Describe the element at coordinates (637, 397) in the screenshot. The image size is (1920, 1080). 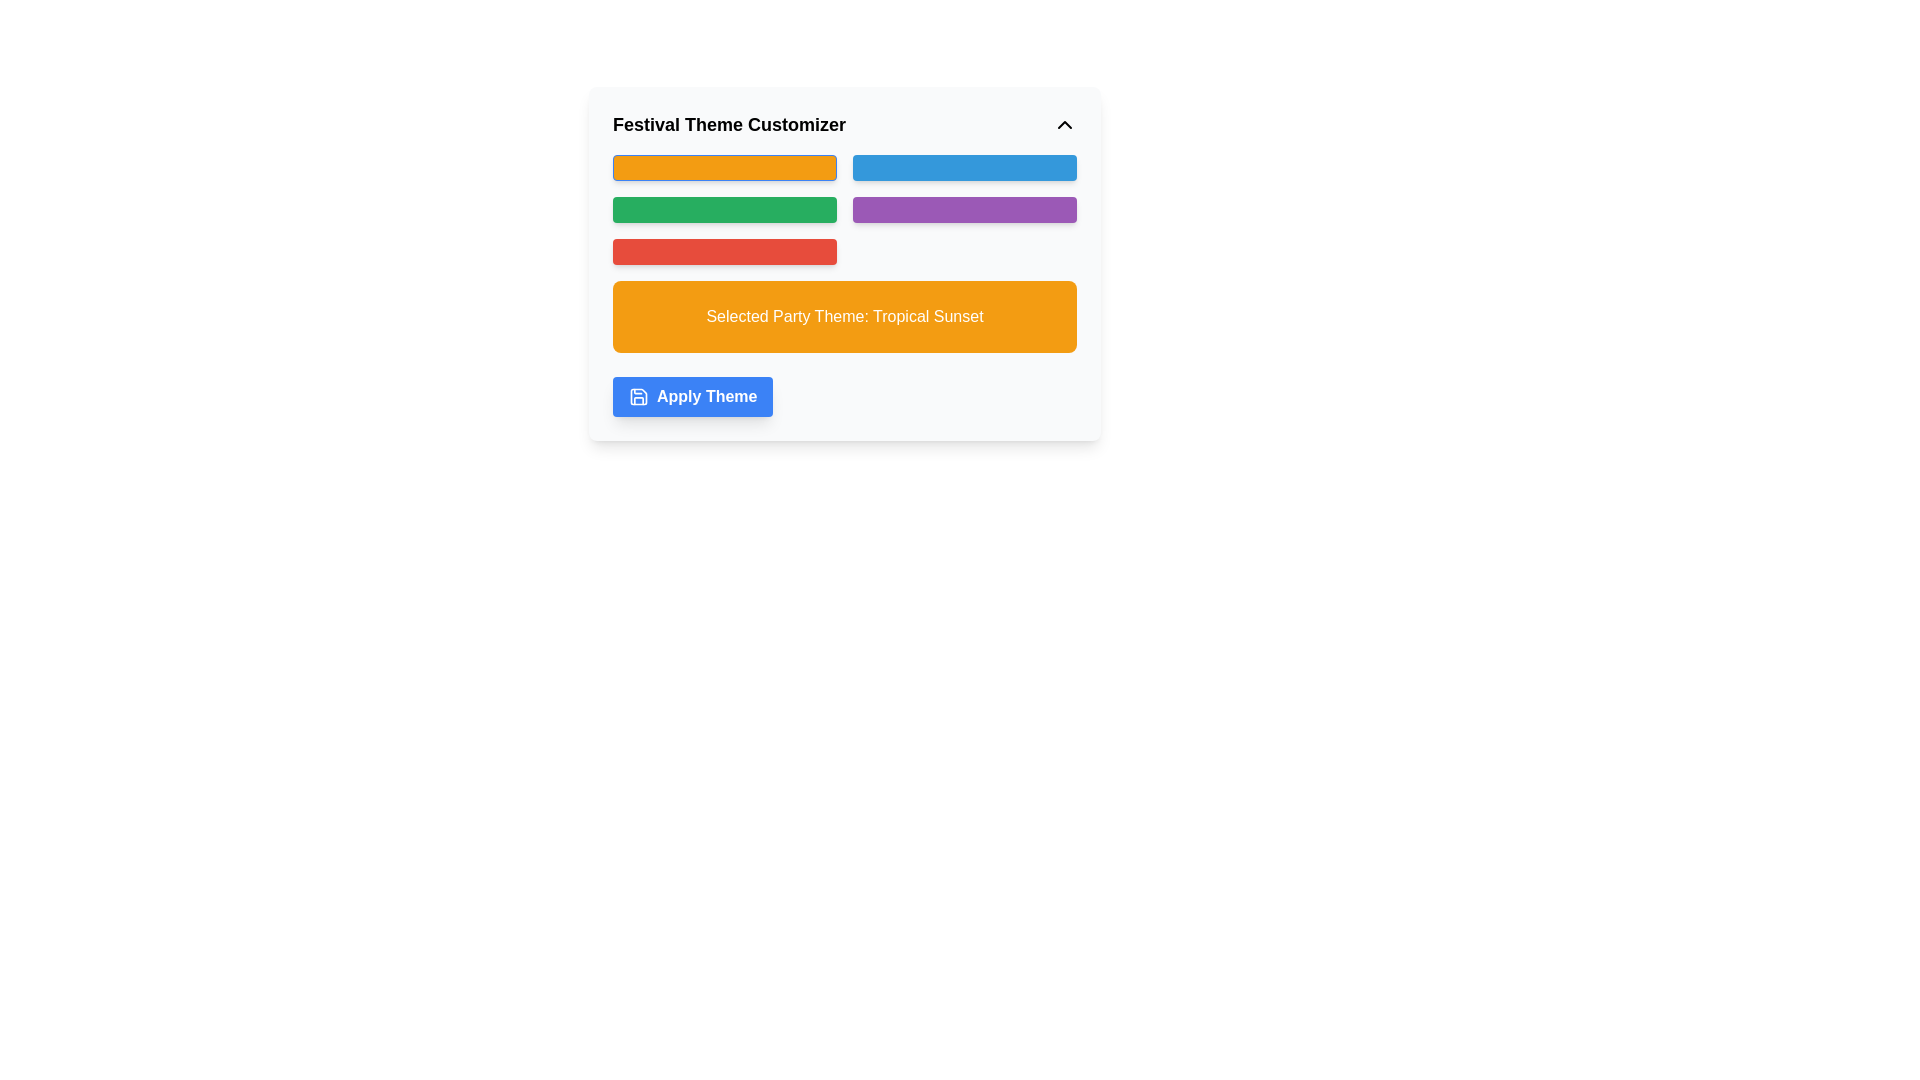
I see `the 'Apply Theme' button icon located on the left side of the button at the bottom of the Festival Theme Customizer card` at that location.